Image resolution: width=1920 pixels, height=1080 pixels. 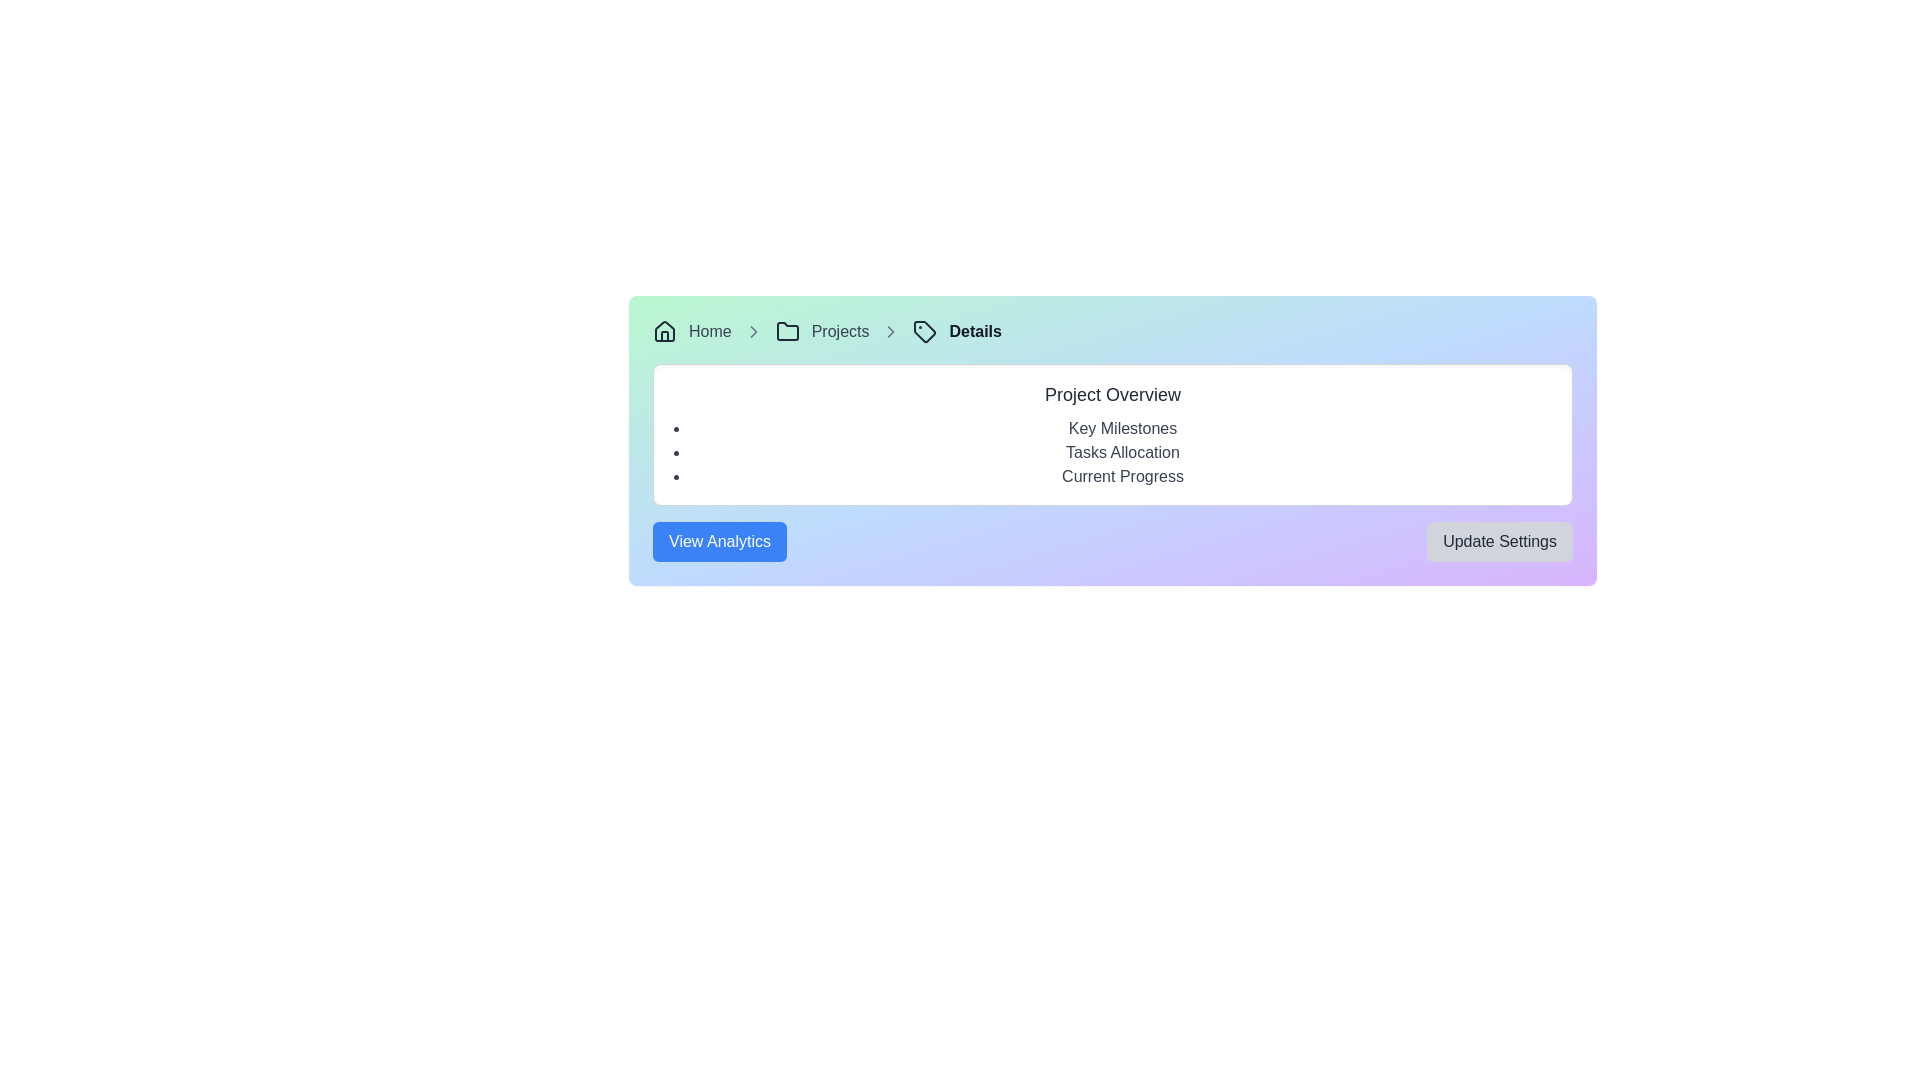 I want to click on the 'Projects' hyperlink in the breadcrumb navigation bar, so click(x=840, y=330).